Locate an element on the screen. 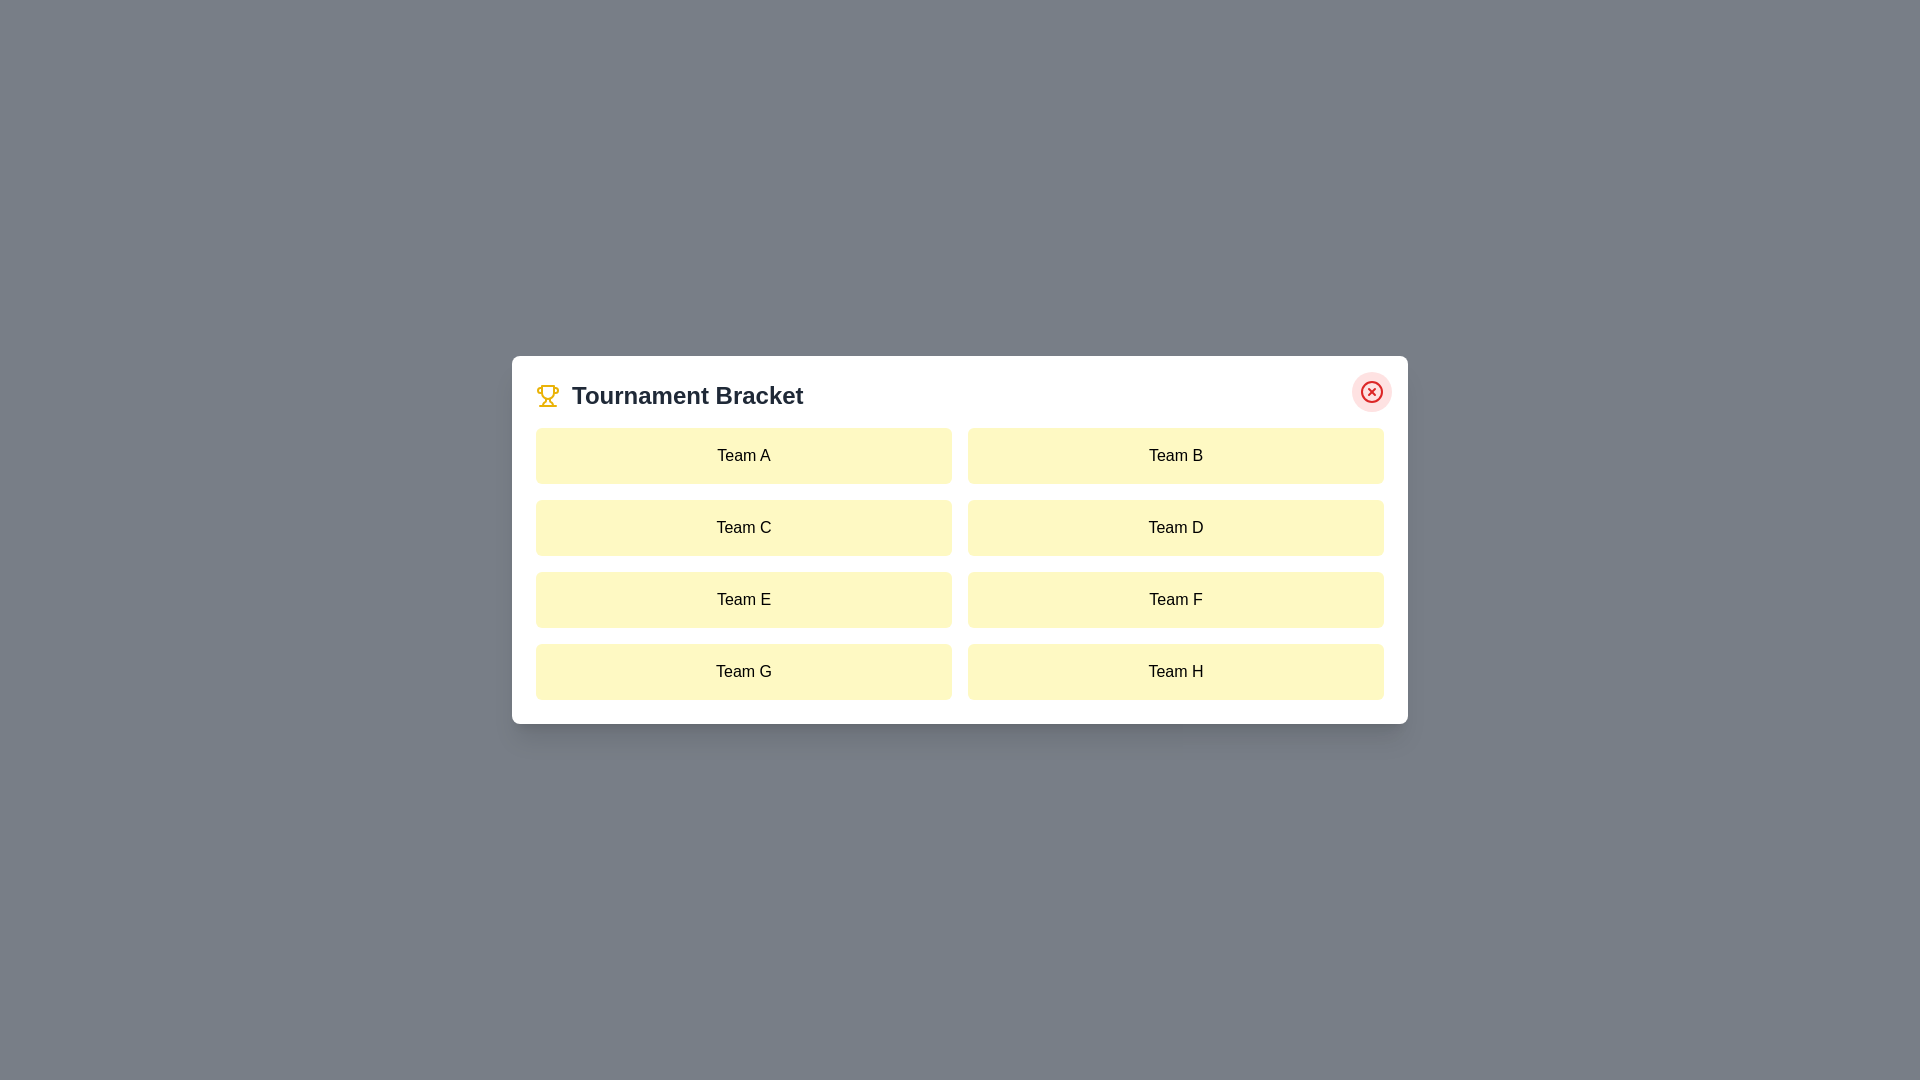 Image resolution: width=1920 pixels, height=1080 pixels. the team item labeled Team D is located at coordinates (1176, 527).